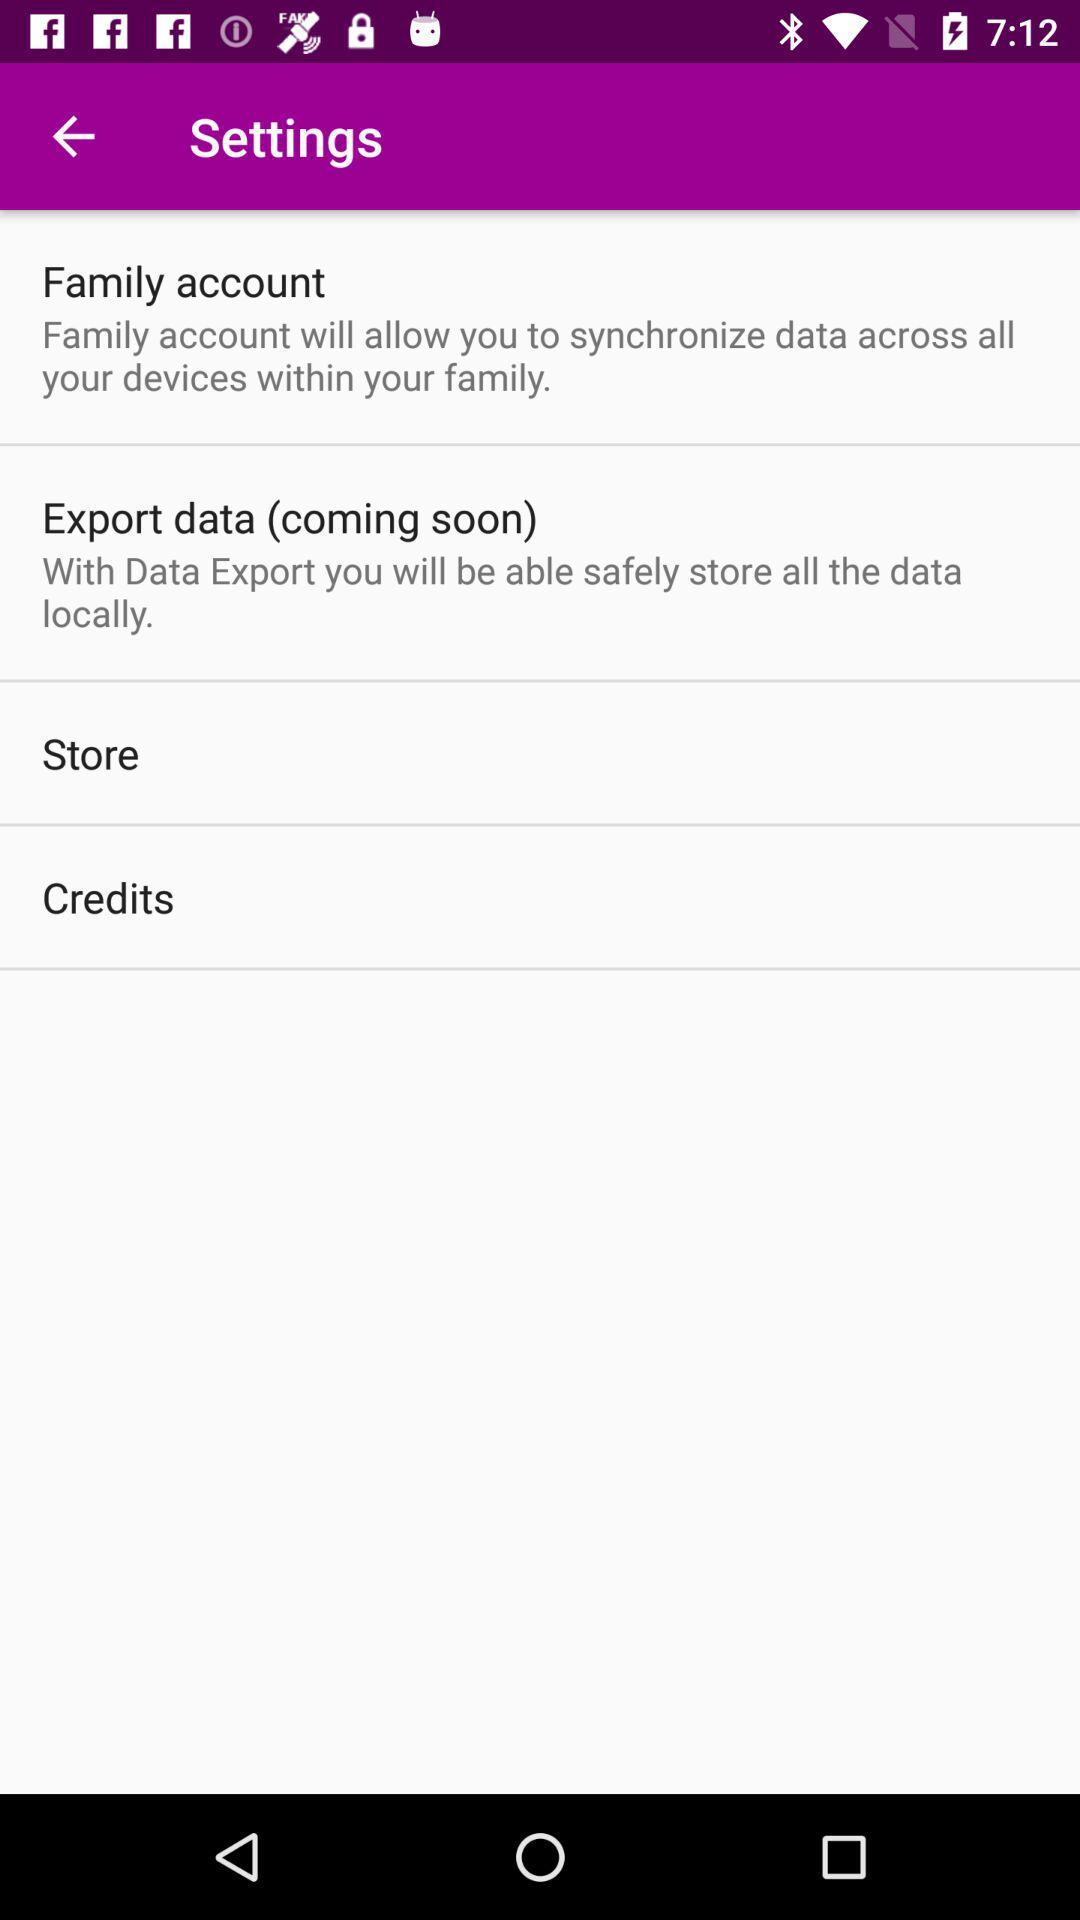  I want to click on credits icon, so click(108, 896).